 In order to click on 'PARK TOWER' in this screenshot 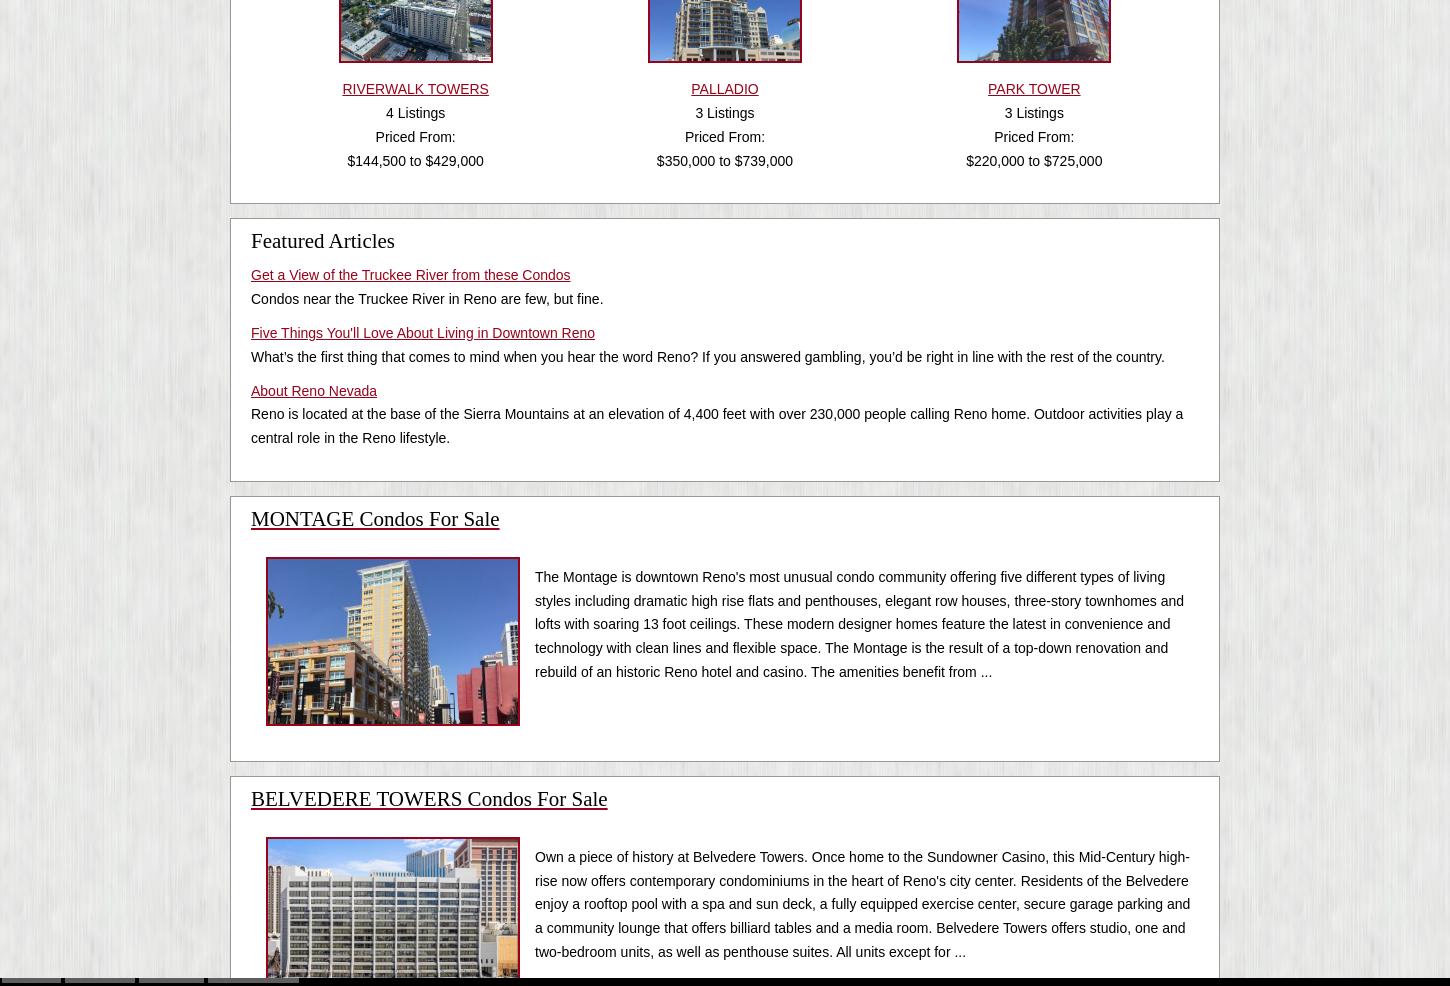, I will do `click(988, 89)`.